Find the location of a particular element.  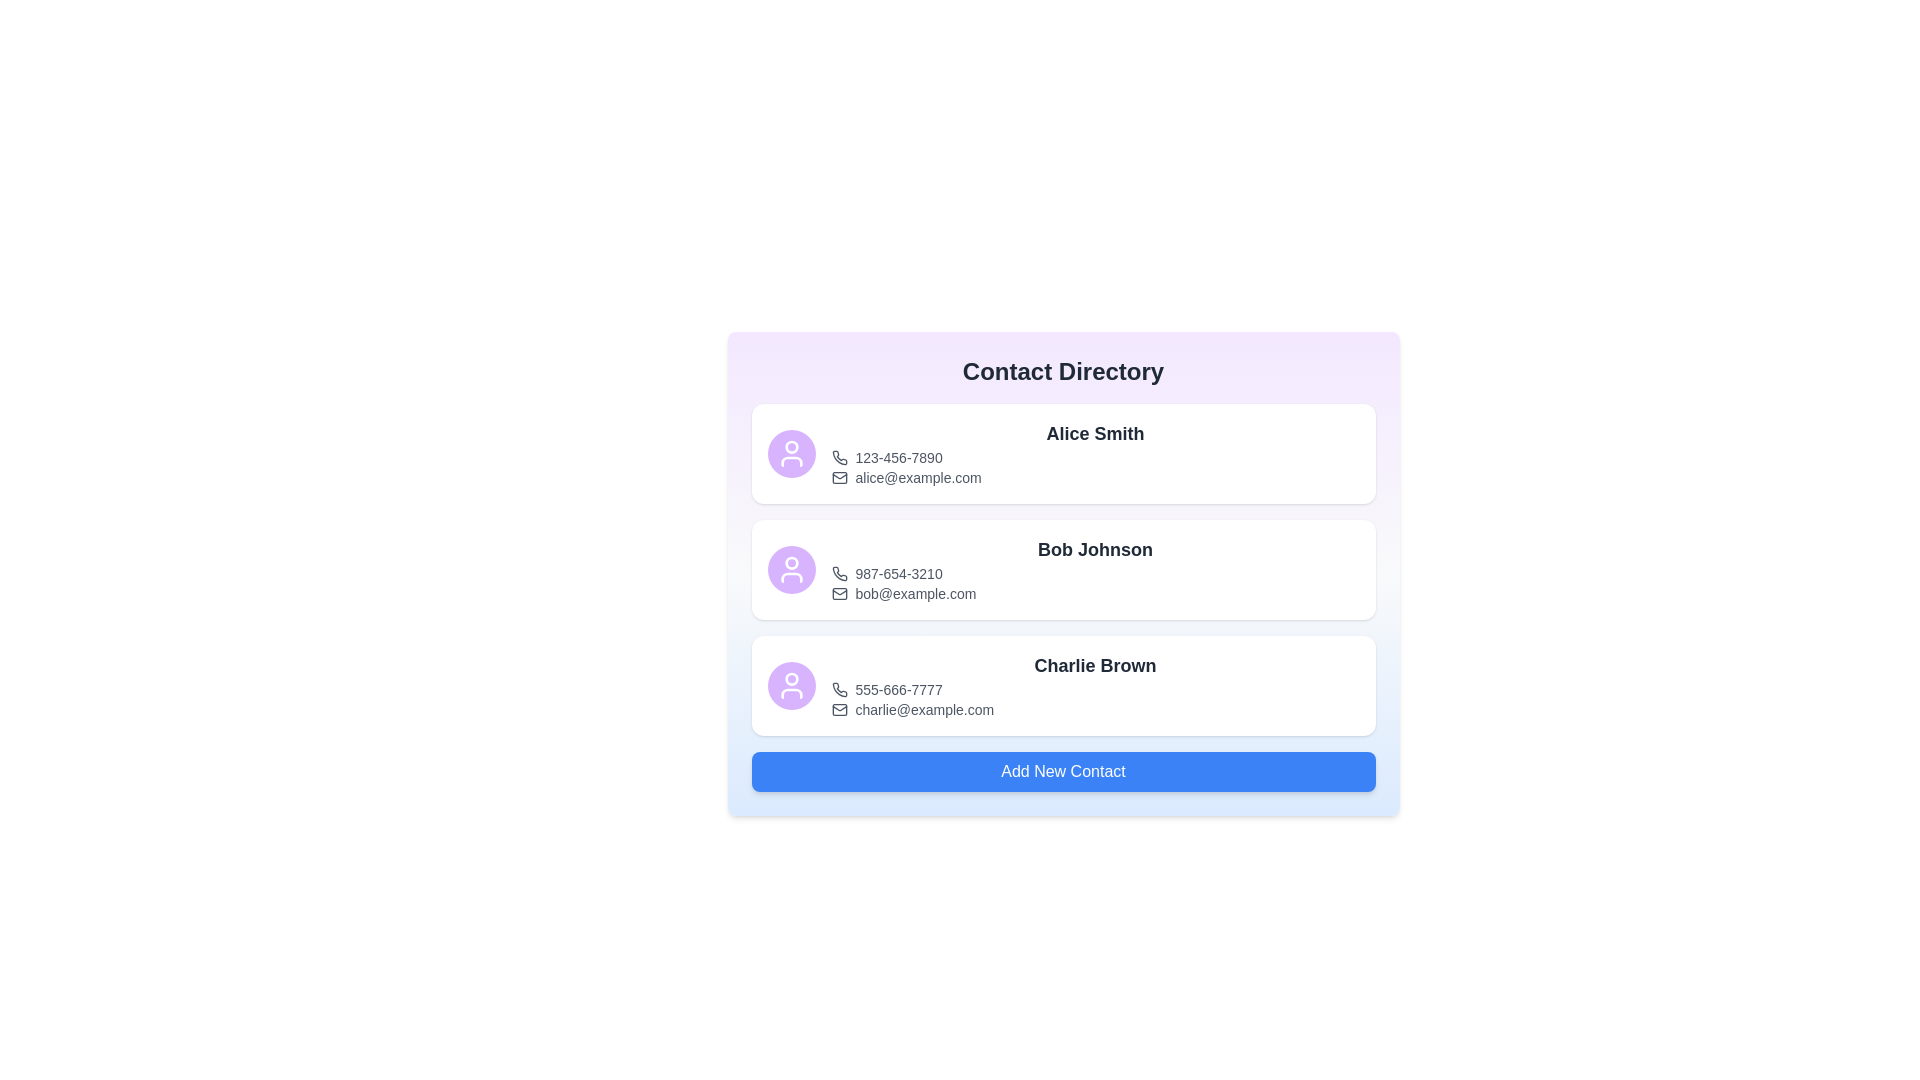

the 'Add New Contact' button to initiate the process of adding a new contact is located at coordinates (1062, 770).